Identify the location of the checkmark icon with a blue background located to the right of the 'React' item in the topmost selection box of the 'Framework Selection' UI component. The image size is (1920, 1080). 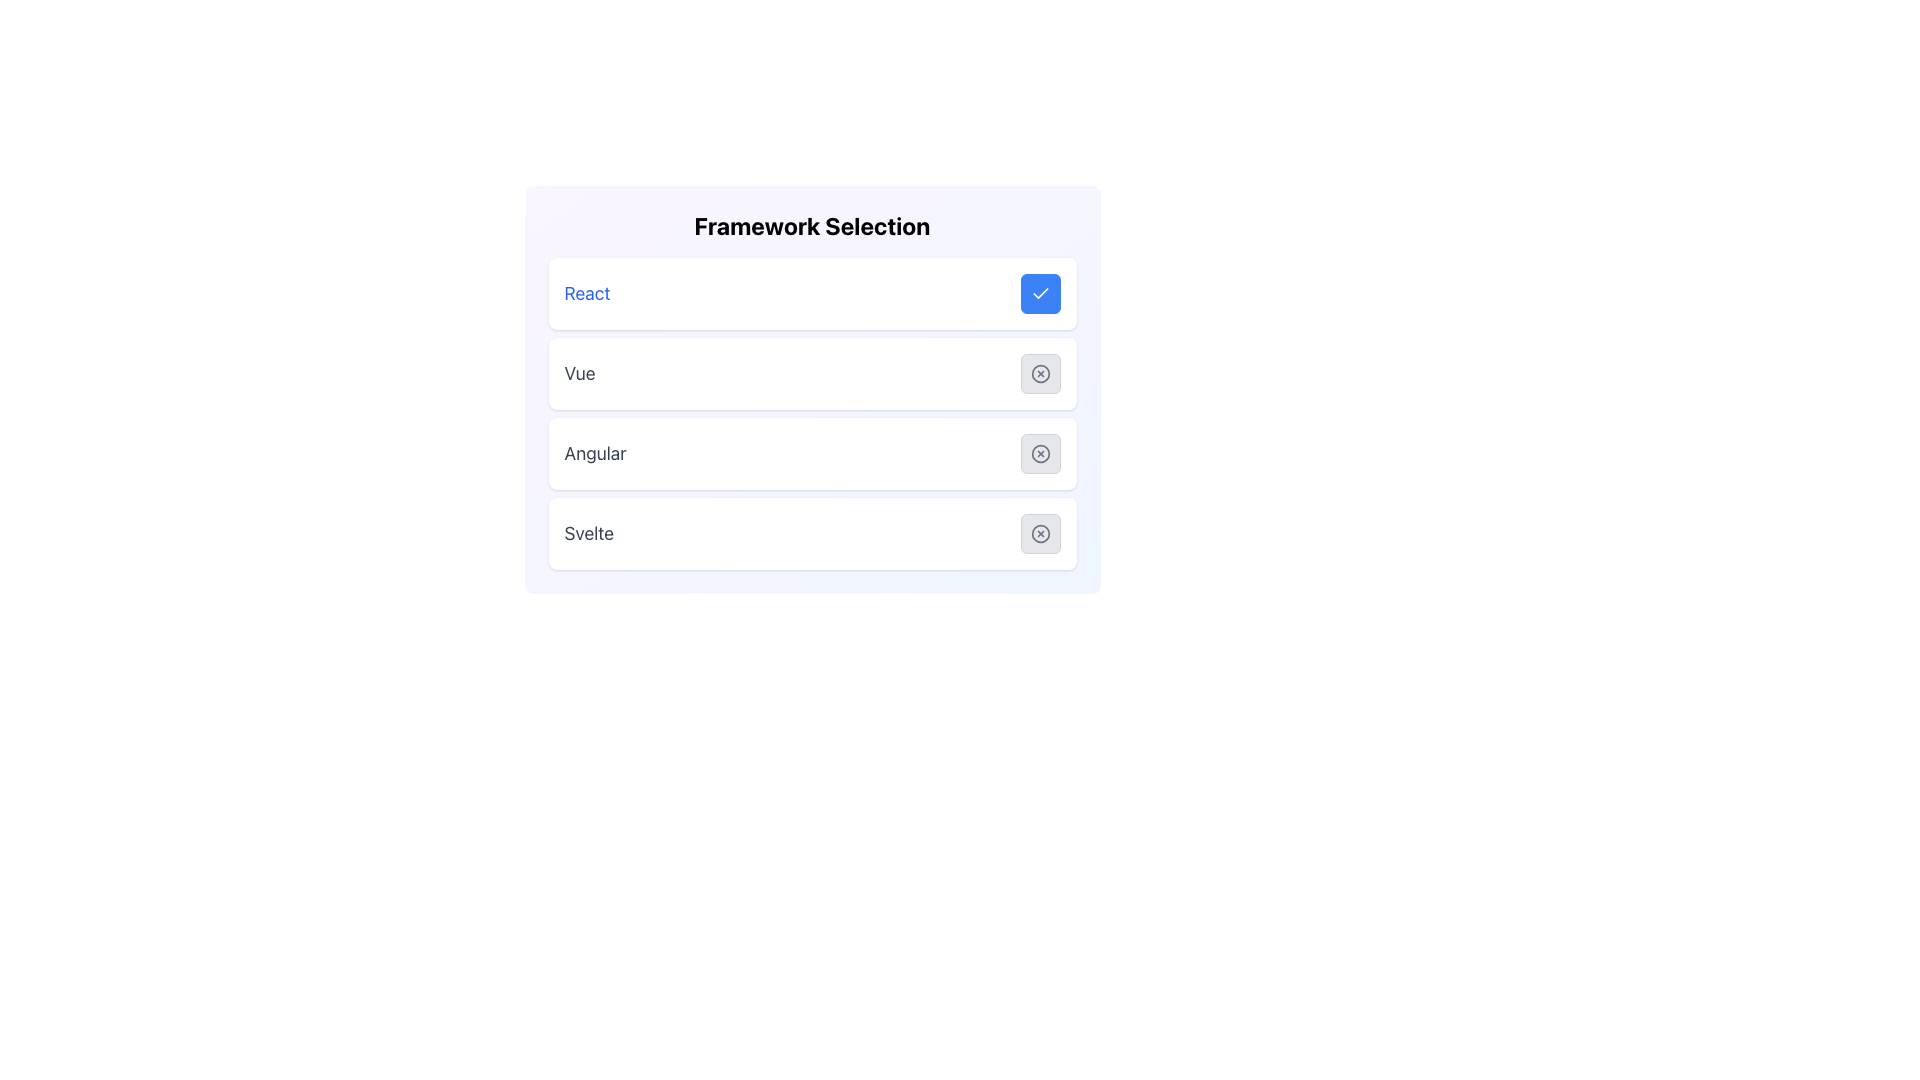
(1040, 293).